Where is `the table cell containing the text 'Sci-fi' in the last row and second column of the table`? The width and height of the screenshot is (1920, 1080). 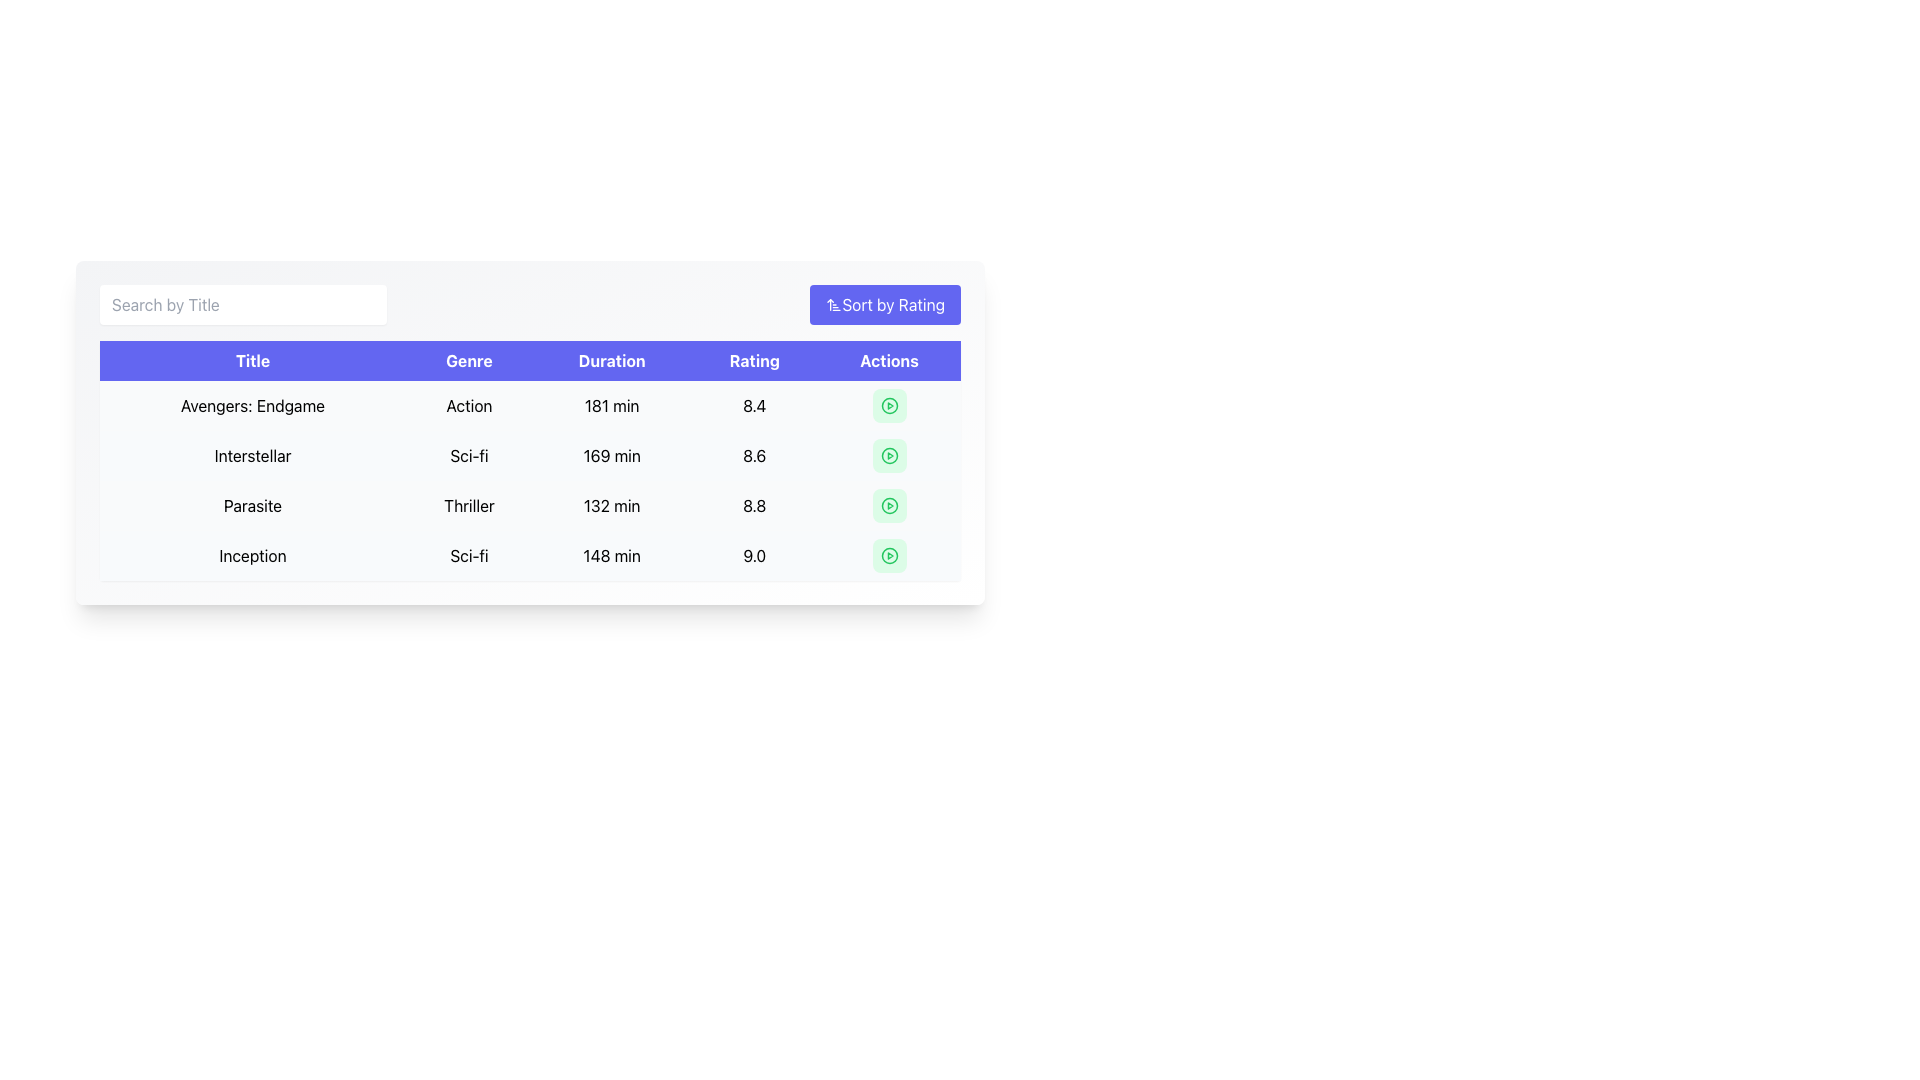
the table cell containing the text 'Sci-fi' in the last row and second column of the table is located at coordinates (468, 555).